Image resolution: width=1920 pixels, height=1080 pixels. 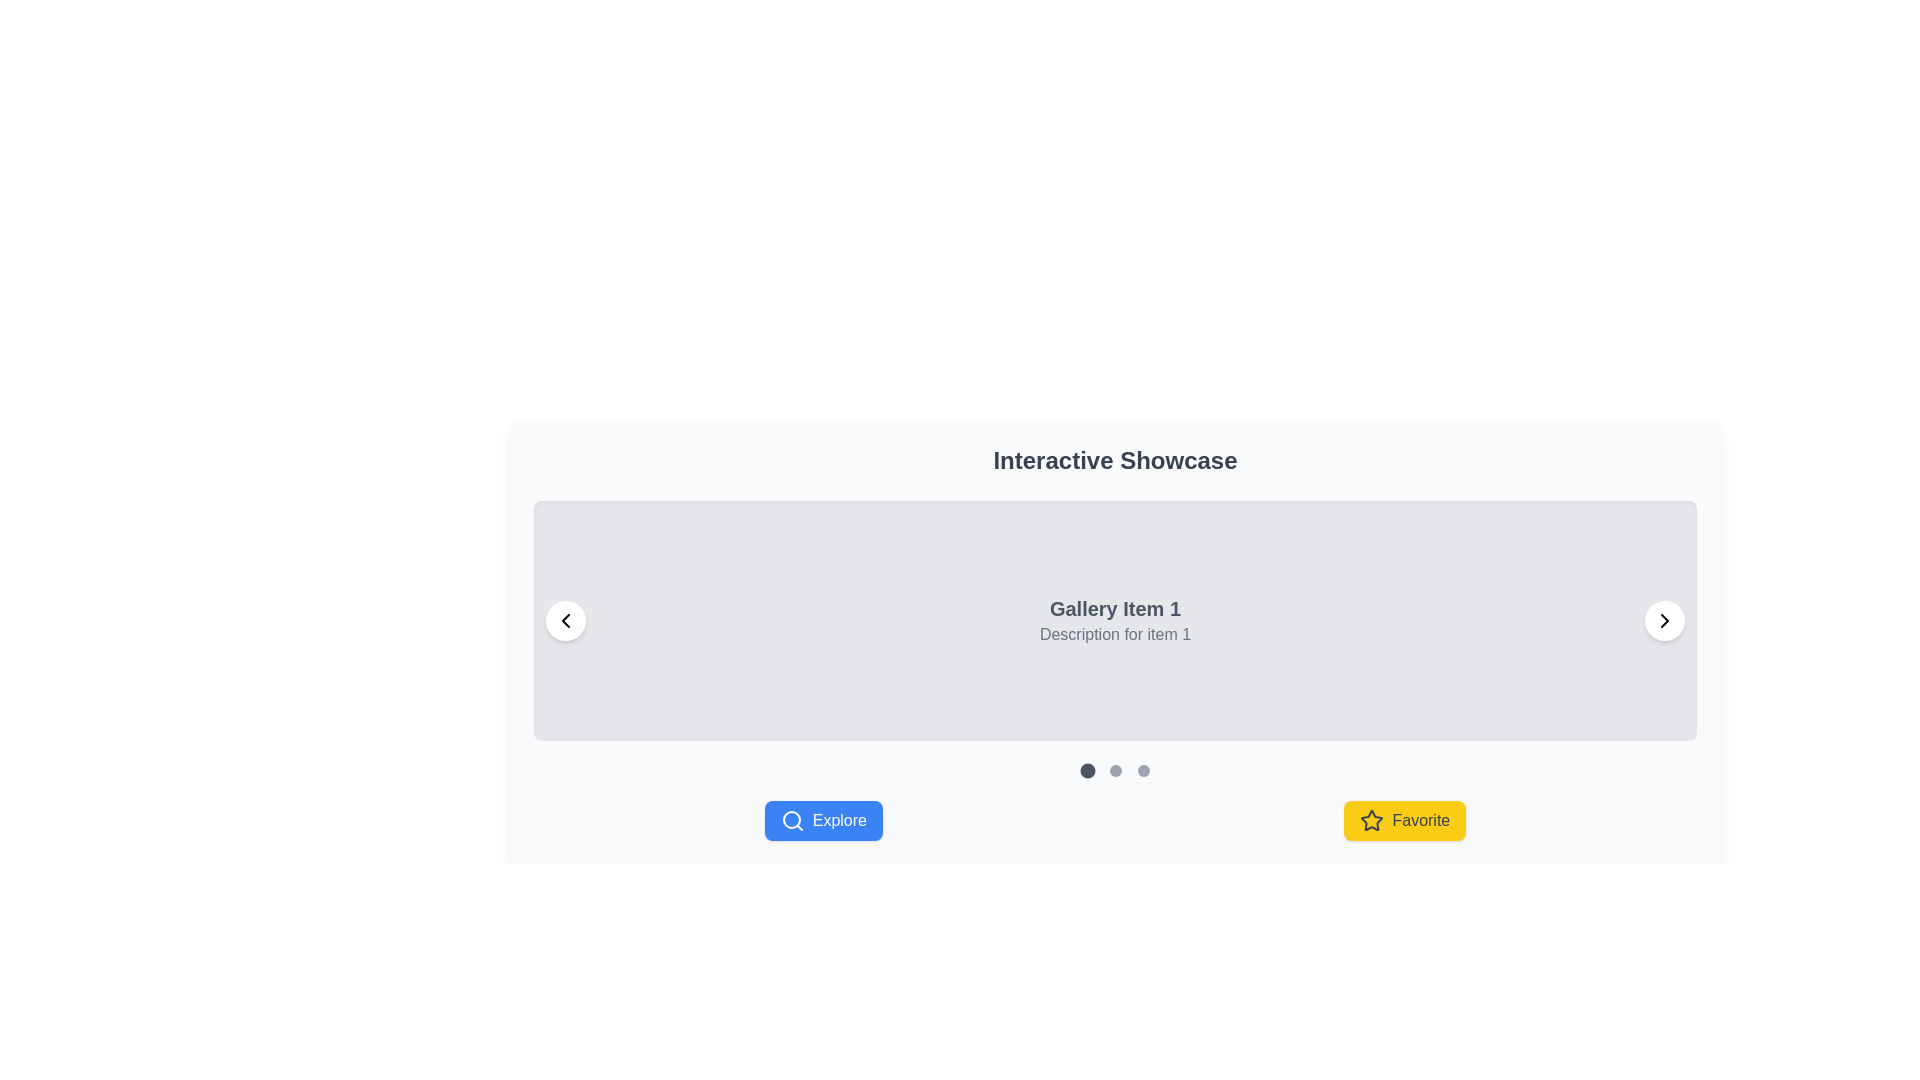 What do you see at coordinates (1665, 620) in the screenshot?
I see `the chevron icon embedded in the circular button located at the bottom-right corner of the 'Gallery Item 1' card to navigate to the next item in the gallery` at bounding box center [1665, 620].